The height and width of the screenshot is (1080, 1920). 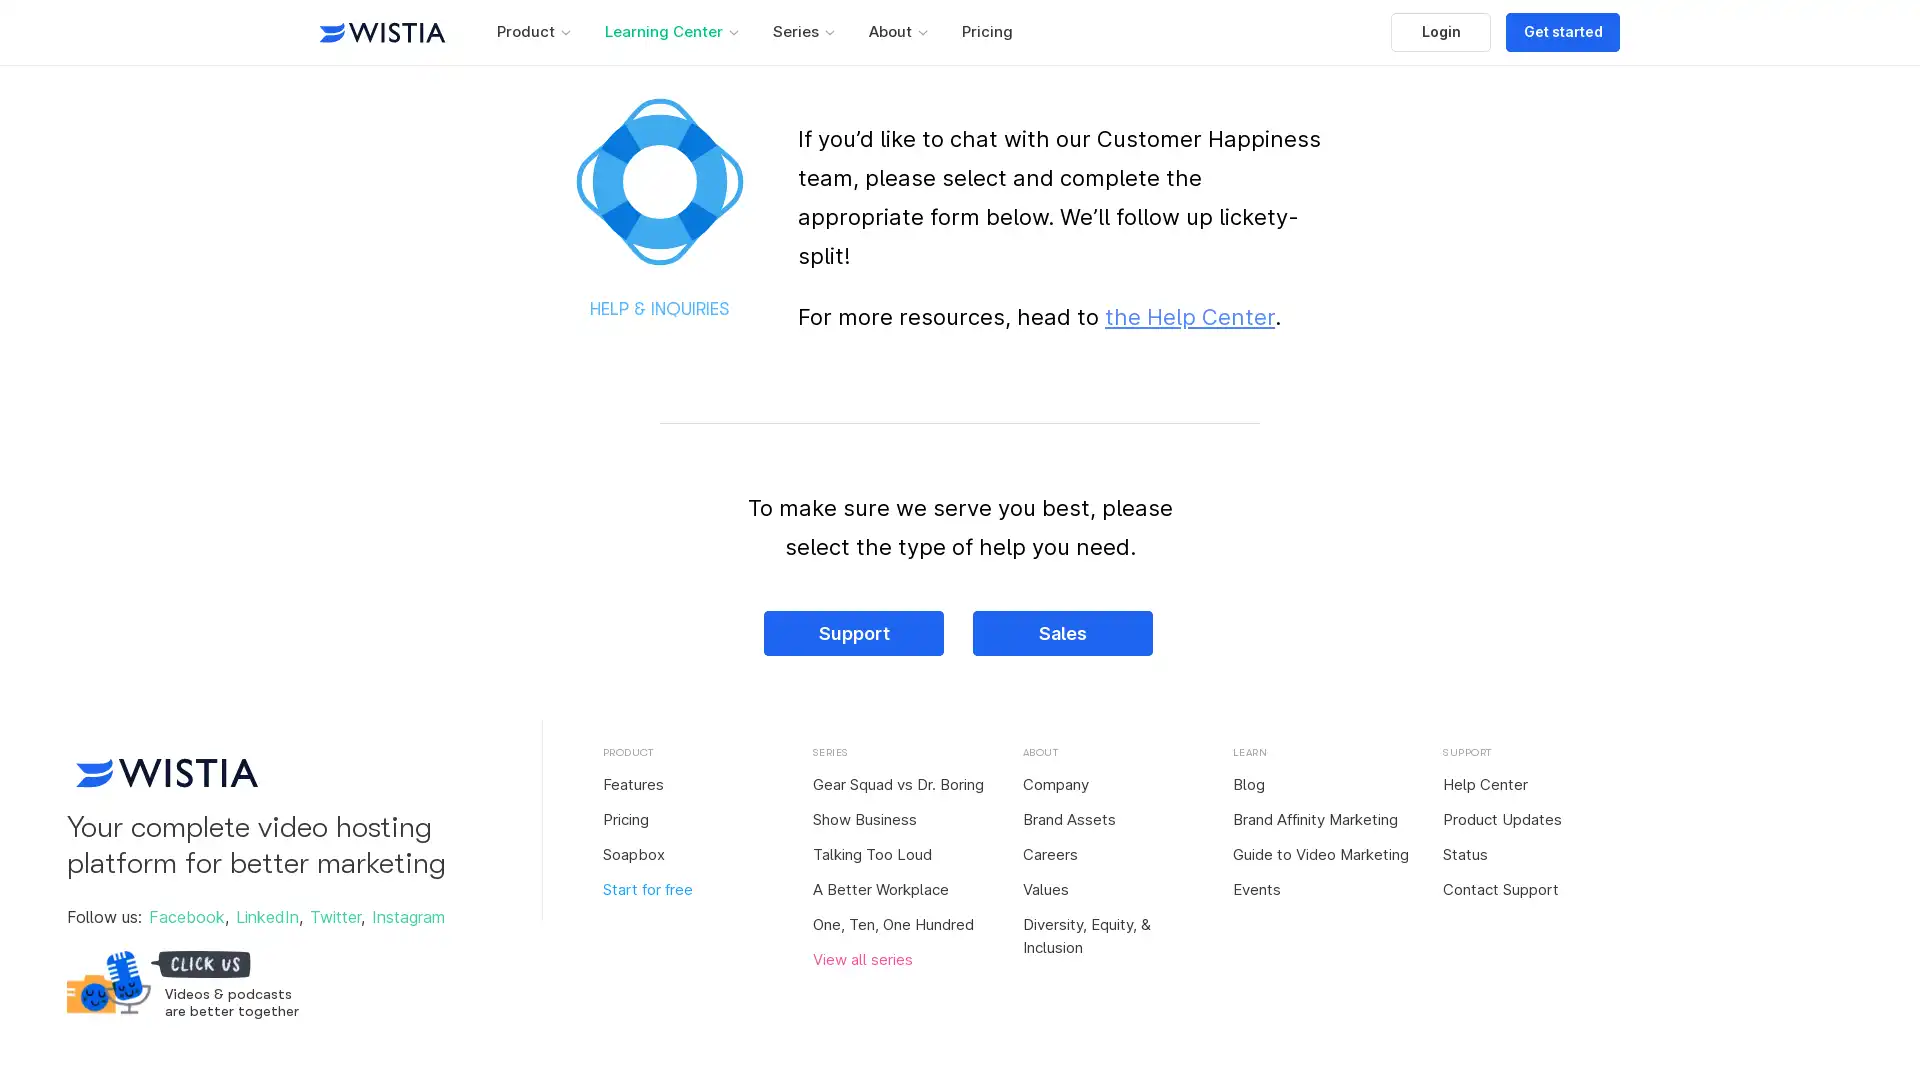 What do you see at coordinates (671, 32) in the screenshot?
I see `Learning Center` at bounding box center [671, 32].